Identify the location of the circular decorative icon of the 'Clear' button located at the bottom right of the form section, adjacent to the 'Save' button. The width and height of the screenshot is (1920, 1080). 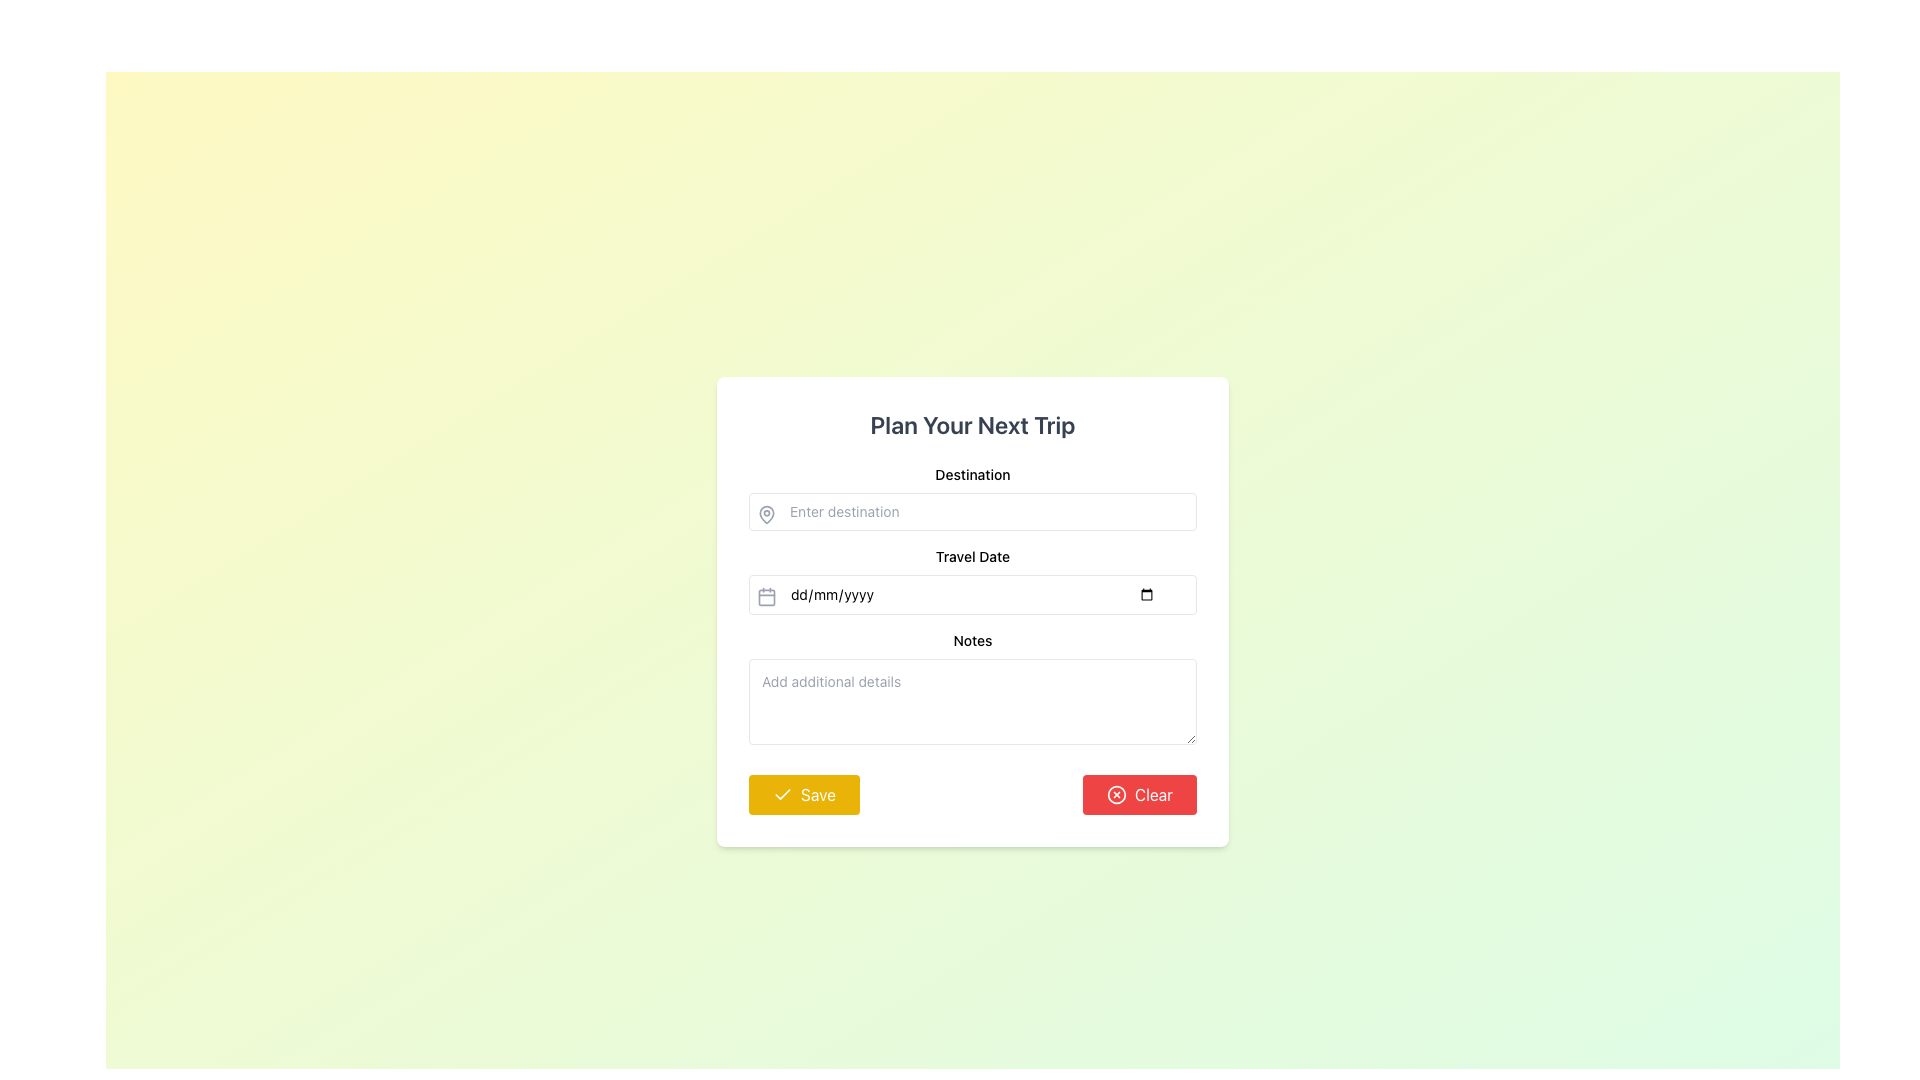
(1116, 793).